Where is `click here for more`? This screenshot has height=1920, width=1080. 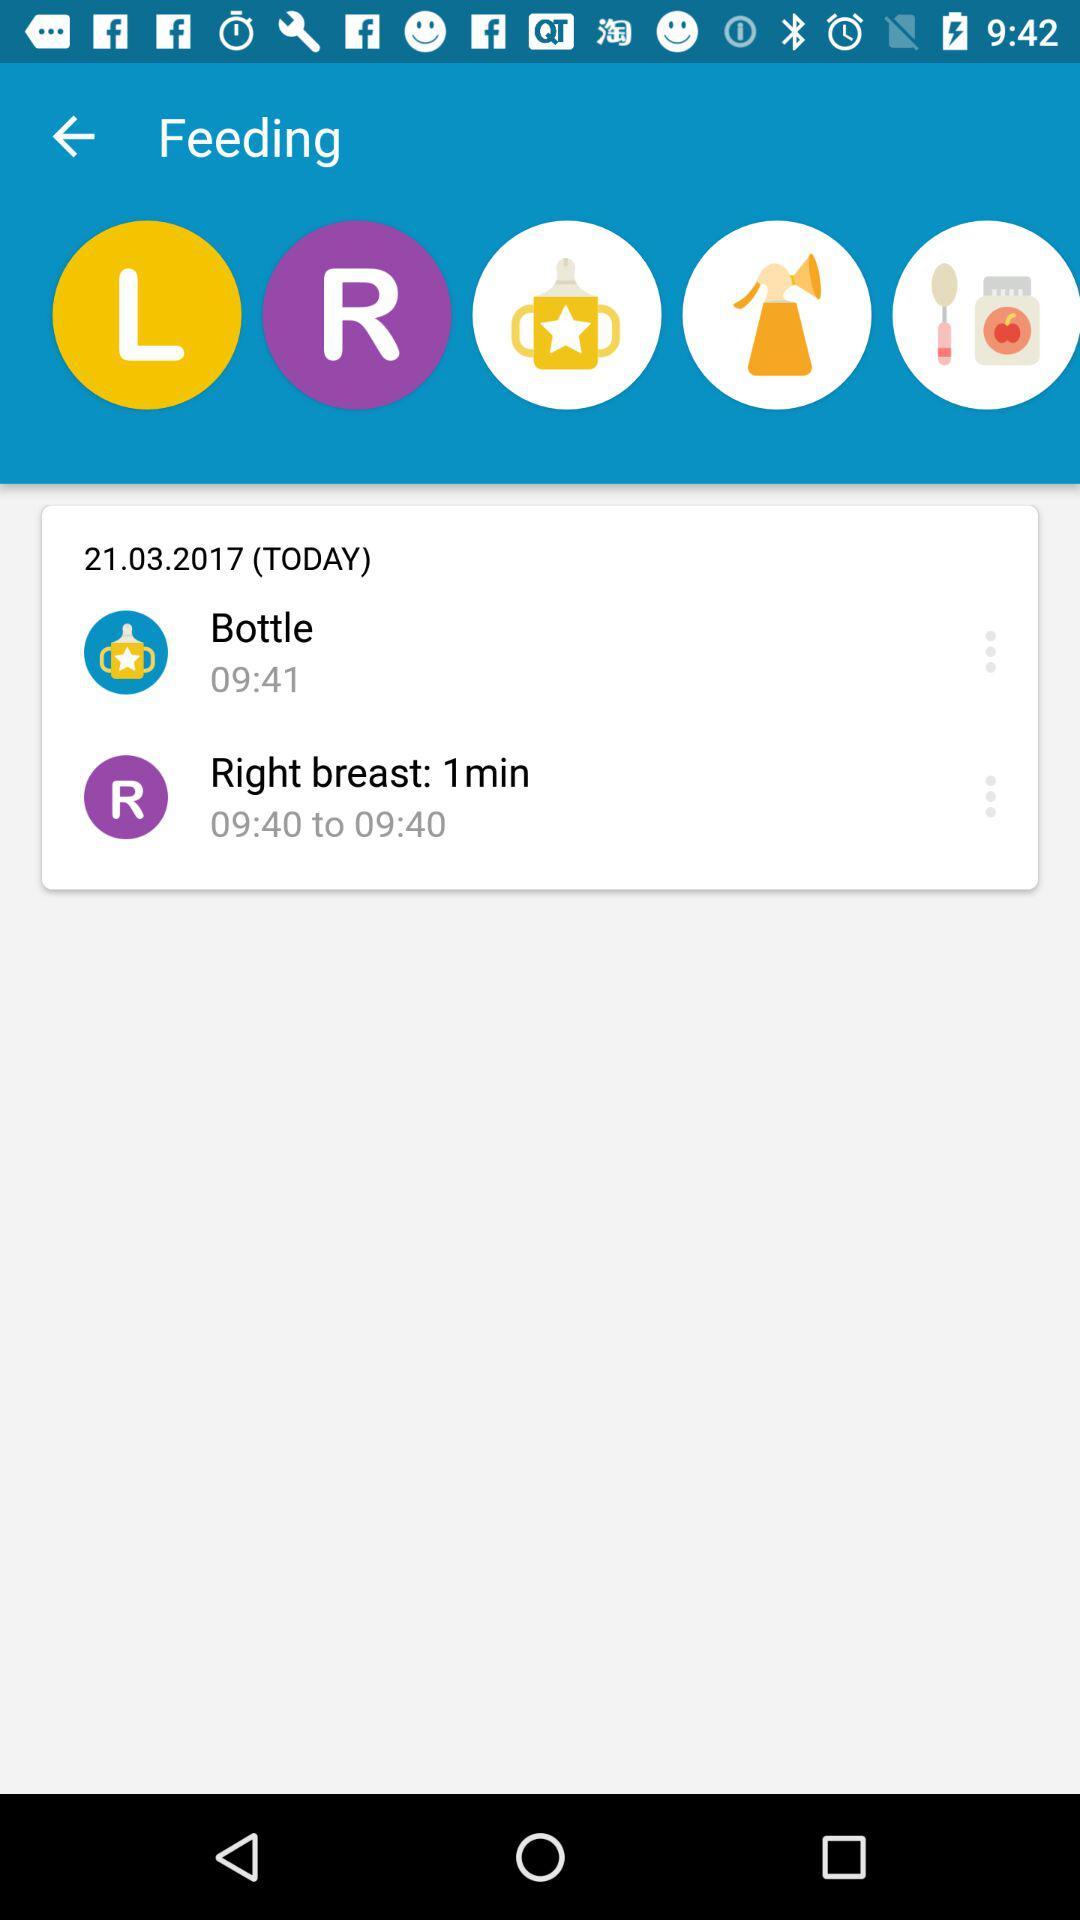 click here for more is located at coordinates (995, 795).